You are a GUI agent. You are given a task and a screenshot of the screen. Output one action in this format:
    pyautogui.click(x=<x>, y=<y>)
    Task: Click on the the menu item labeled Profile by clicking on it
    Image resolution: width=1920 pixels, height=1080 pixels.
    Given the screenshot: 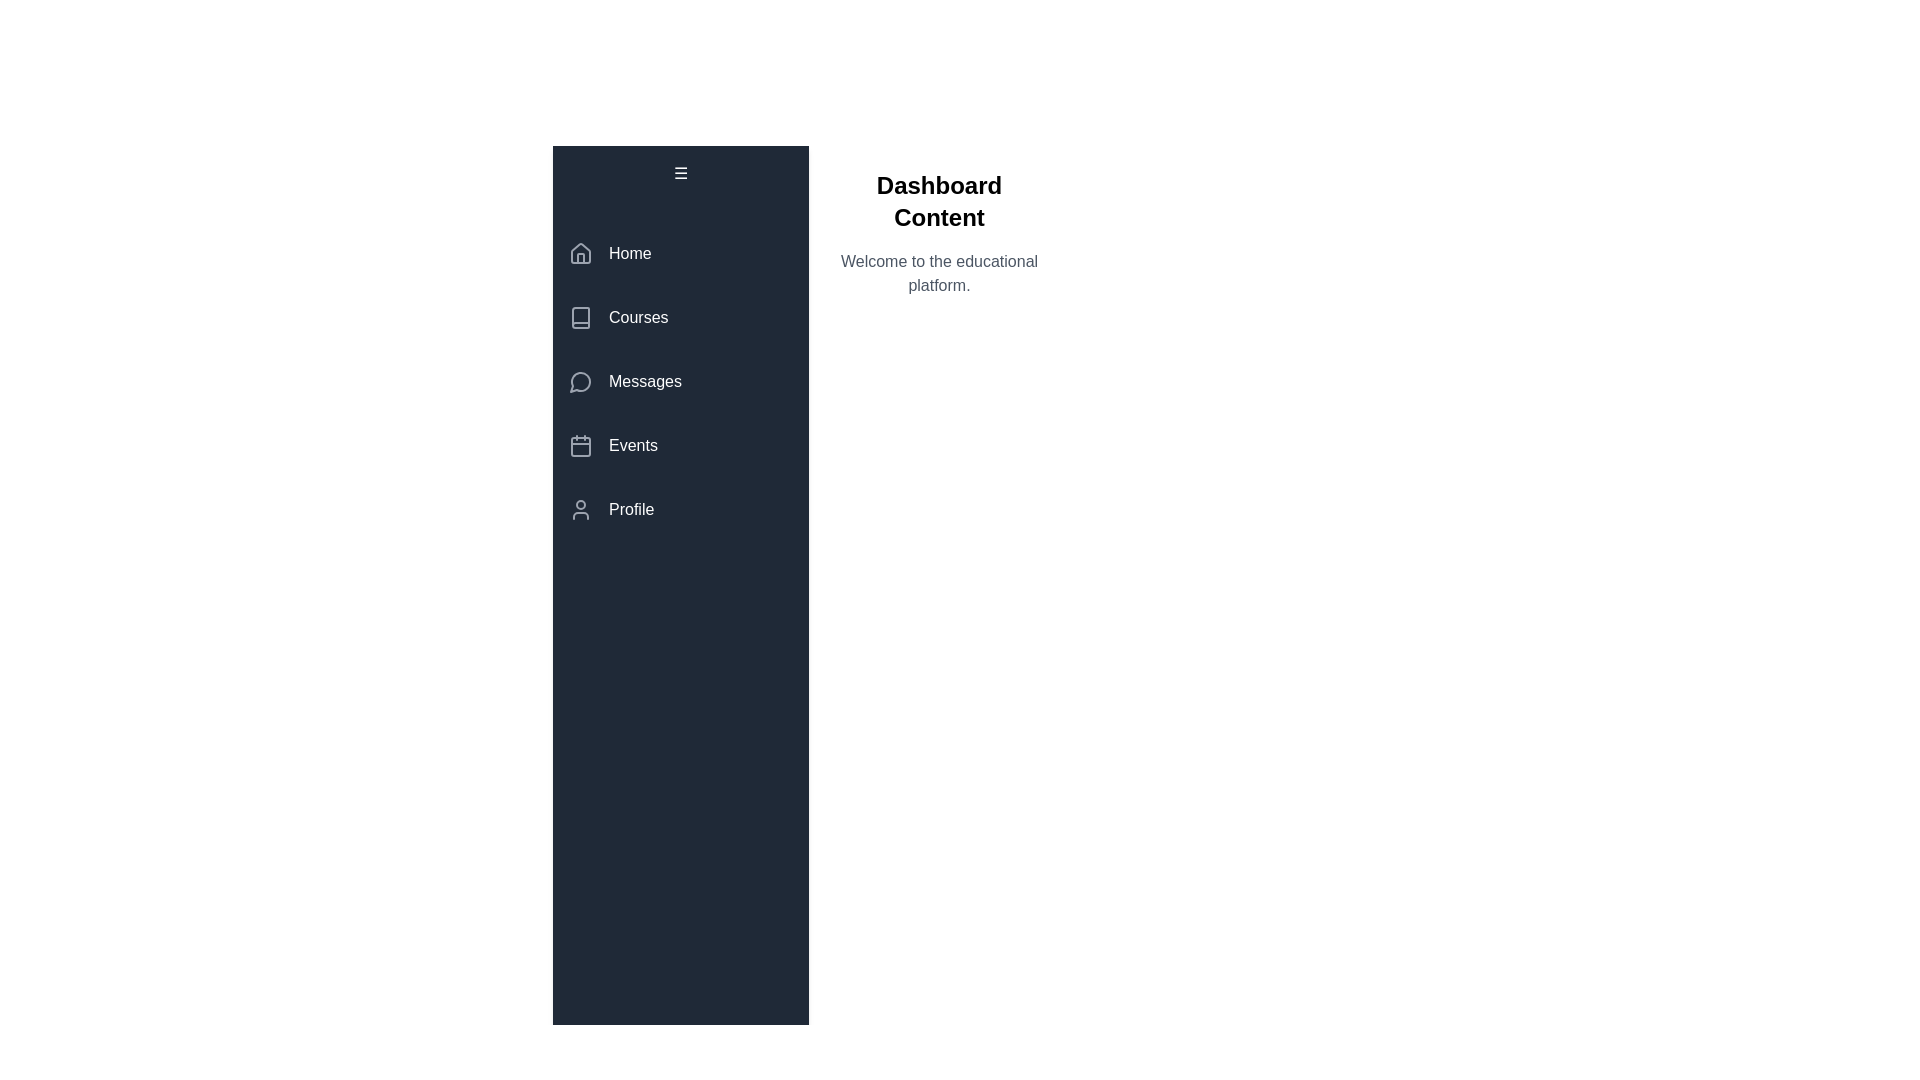 What is the action you would take?
    pyautogui.click(x=681, y=508)
    